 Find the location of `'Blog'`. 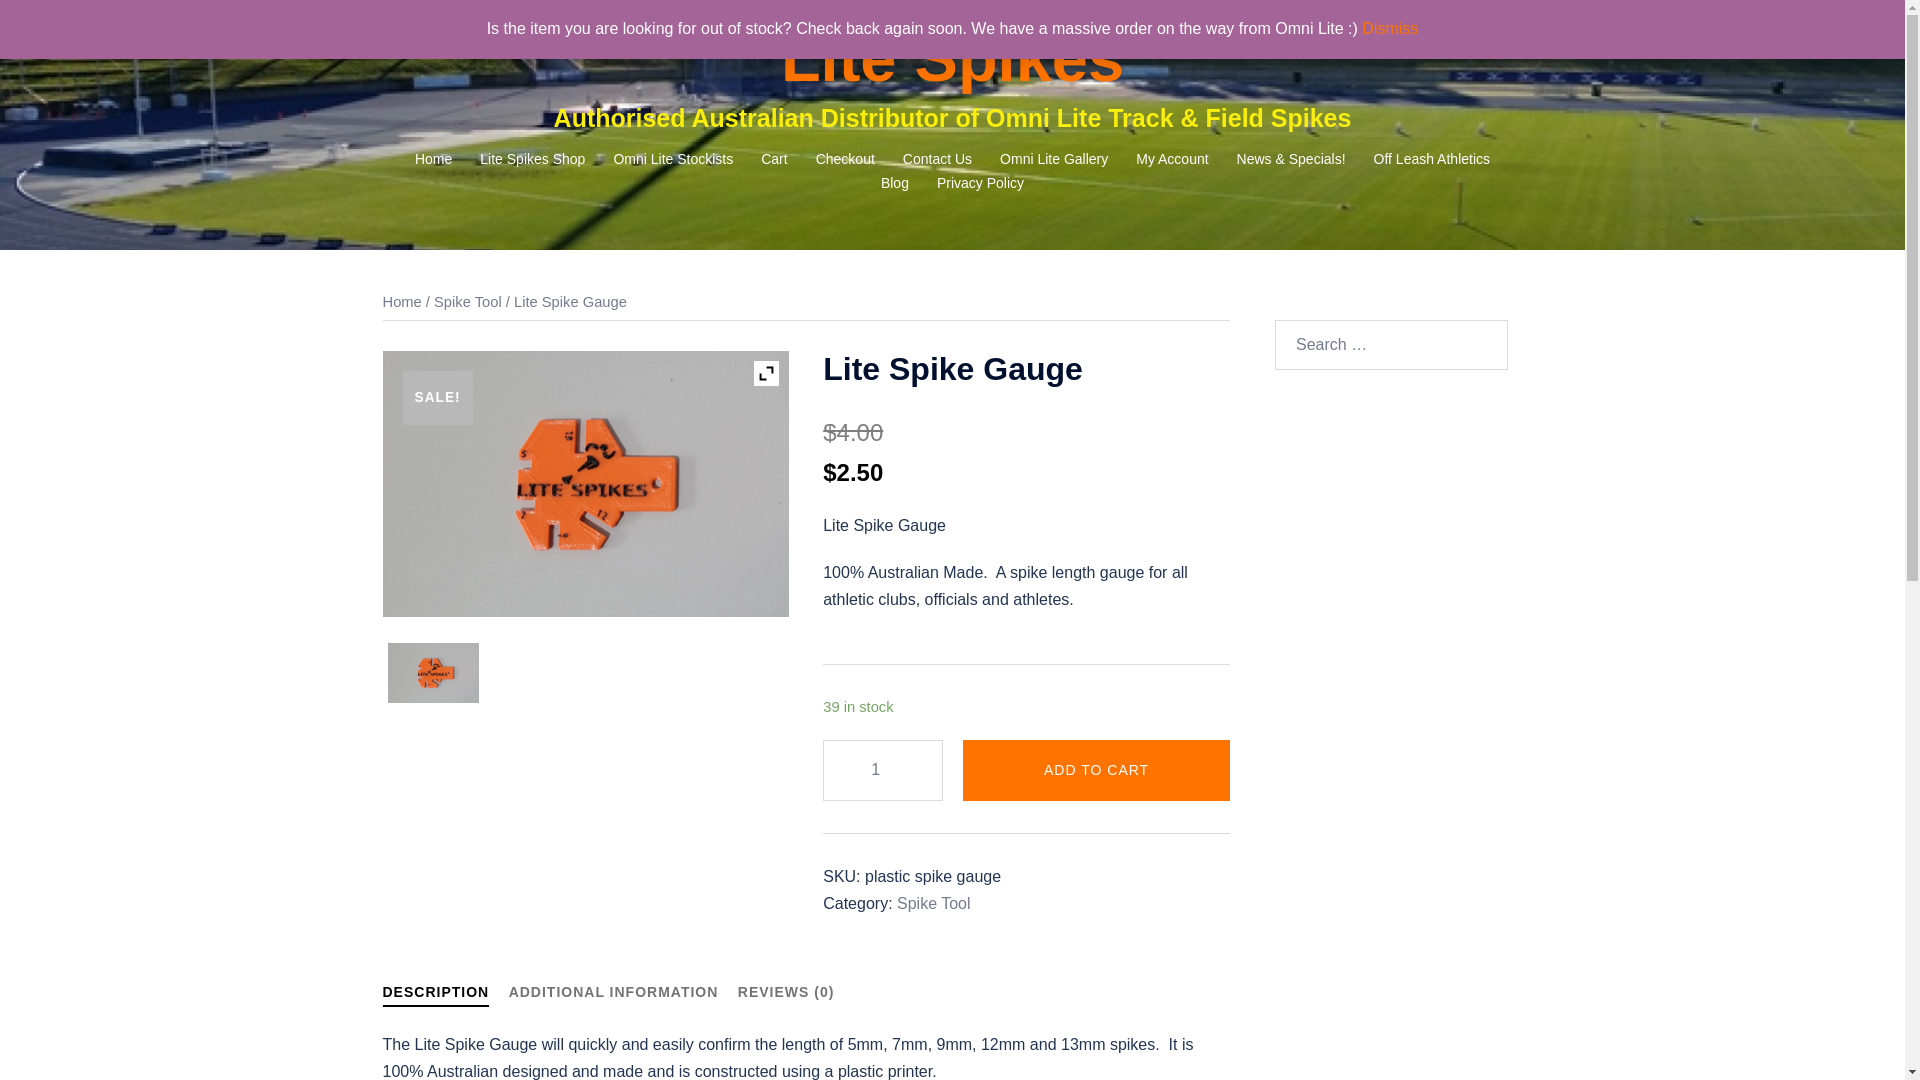

'Blog' is located at coordinates (893, 184).